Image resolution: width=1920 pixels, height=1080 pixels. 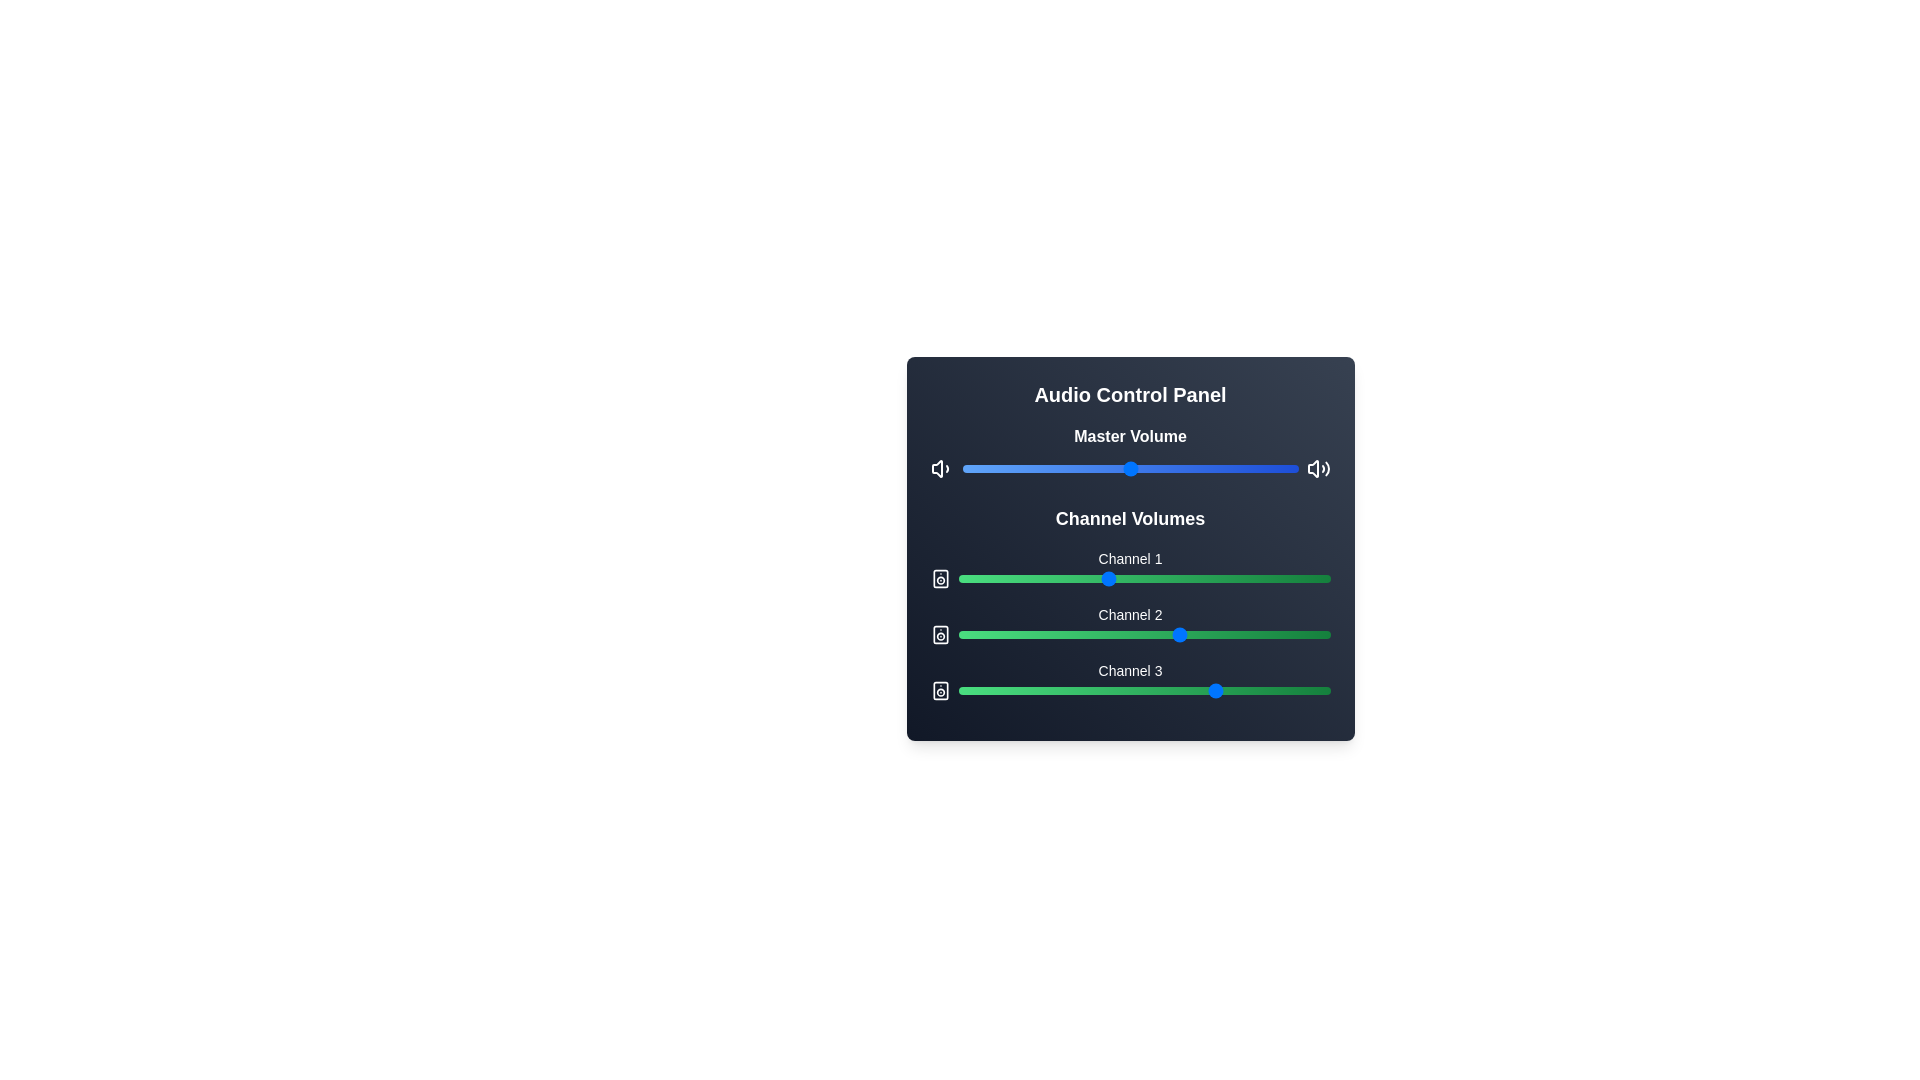 I want to click on the slider value, so click(x=1046, y=689).